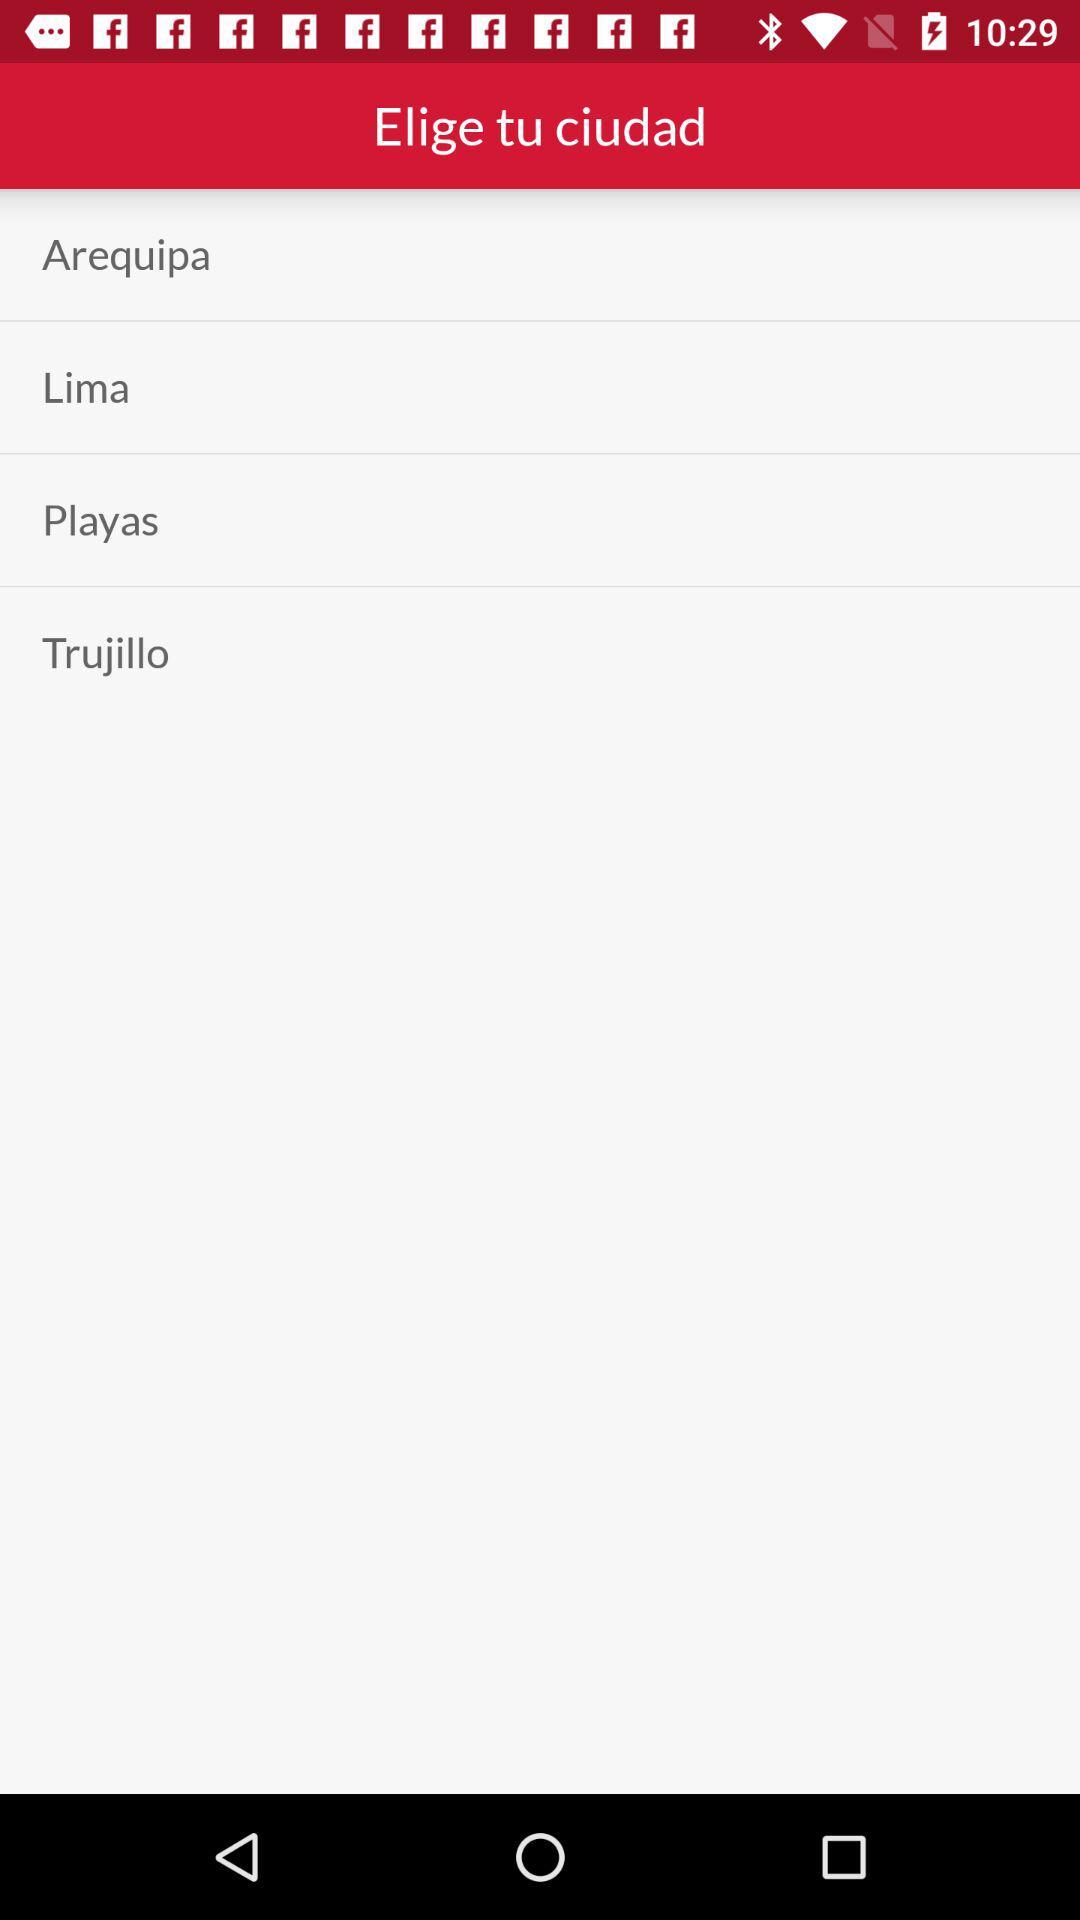 This screenshot has width=1080, height=1920. What do you see at coordinates (84, 387) in the screenshot?
I see `the lima app` at bounding box center [84, 387].